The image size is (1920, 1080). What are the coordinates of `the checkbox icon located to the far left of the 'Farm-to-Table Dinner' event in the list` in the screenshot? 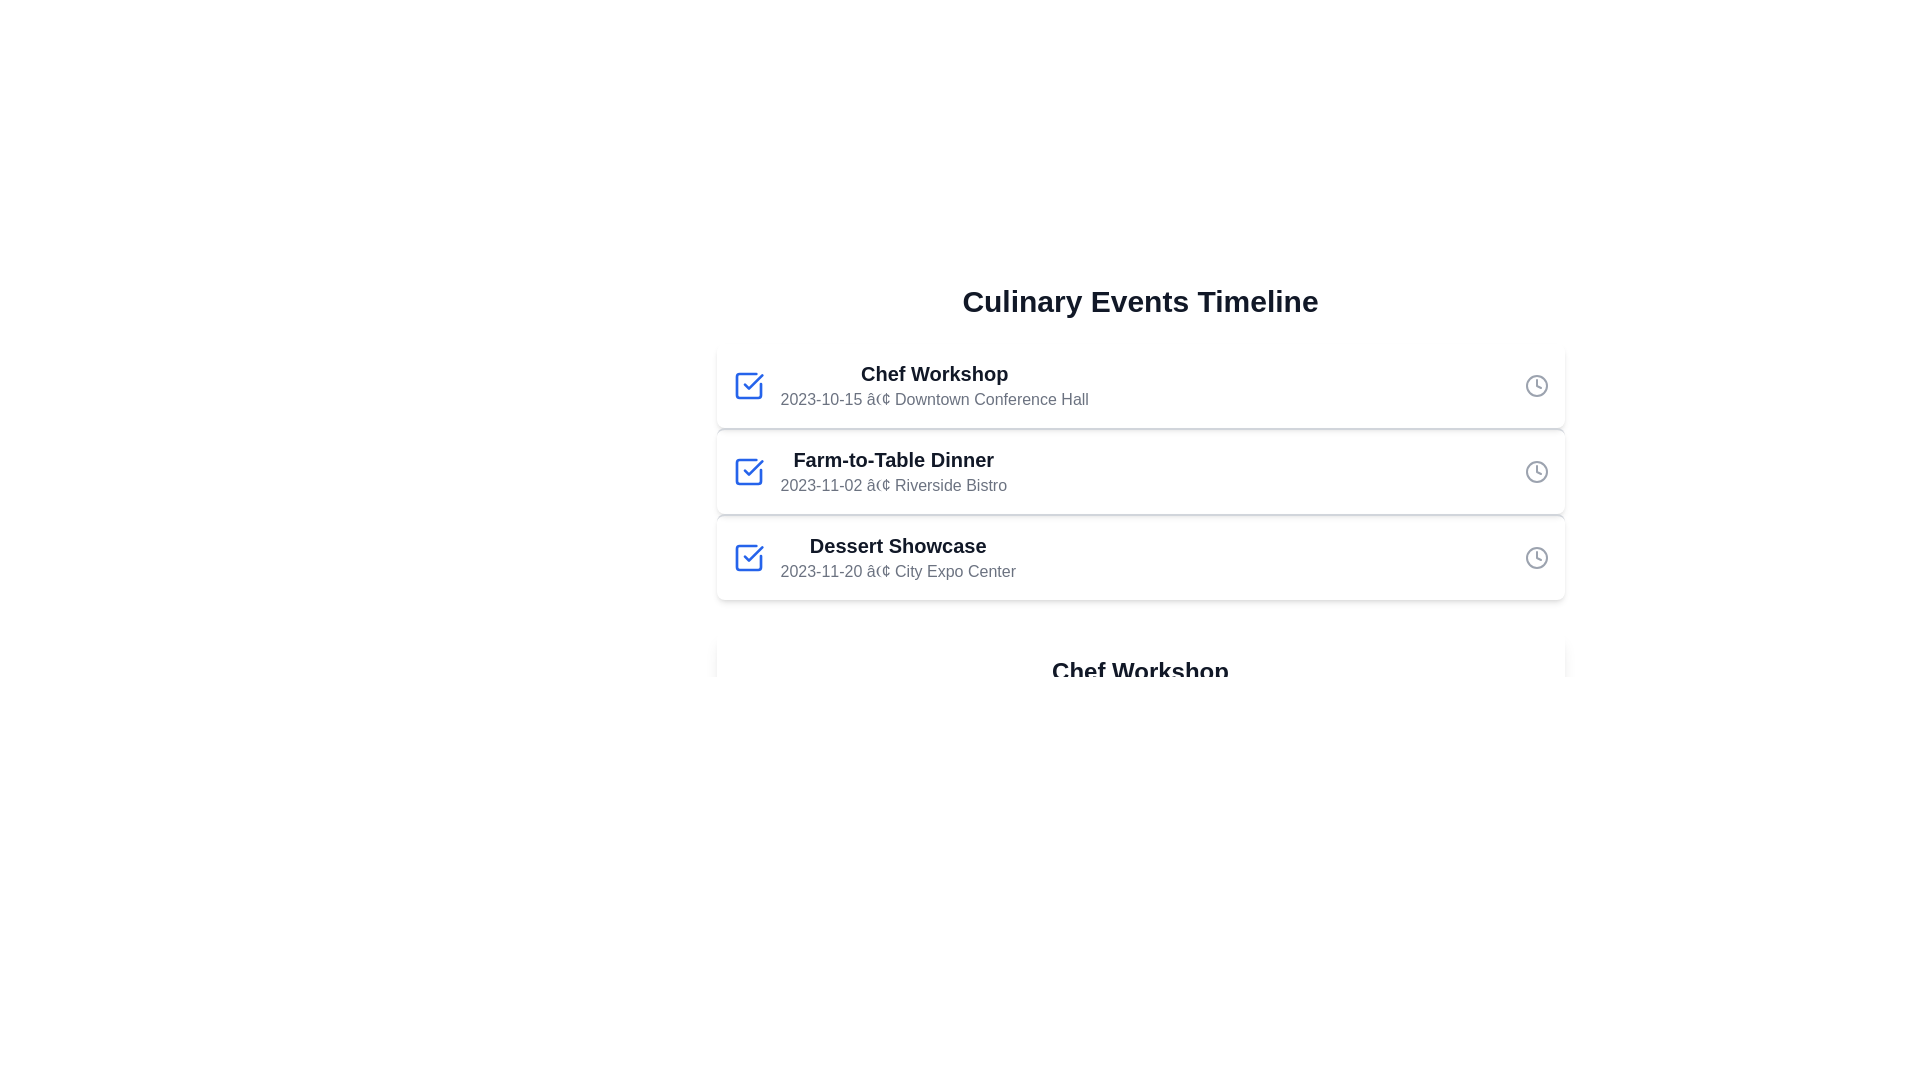 It's located at (747, 471).